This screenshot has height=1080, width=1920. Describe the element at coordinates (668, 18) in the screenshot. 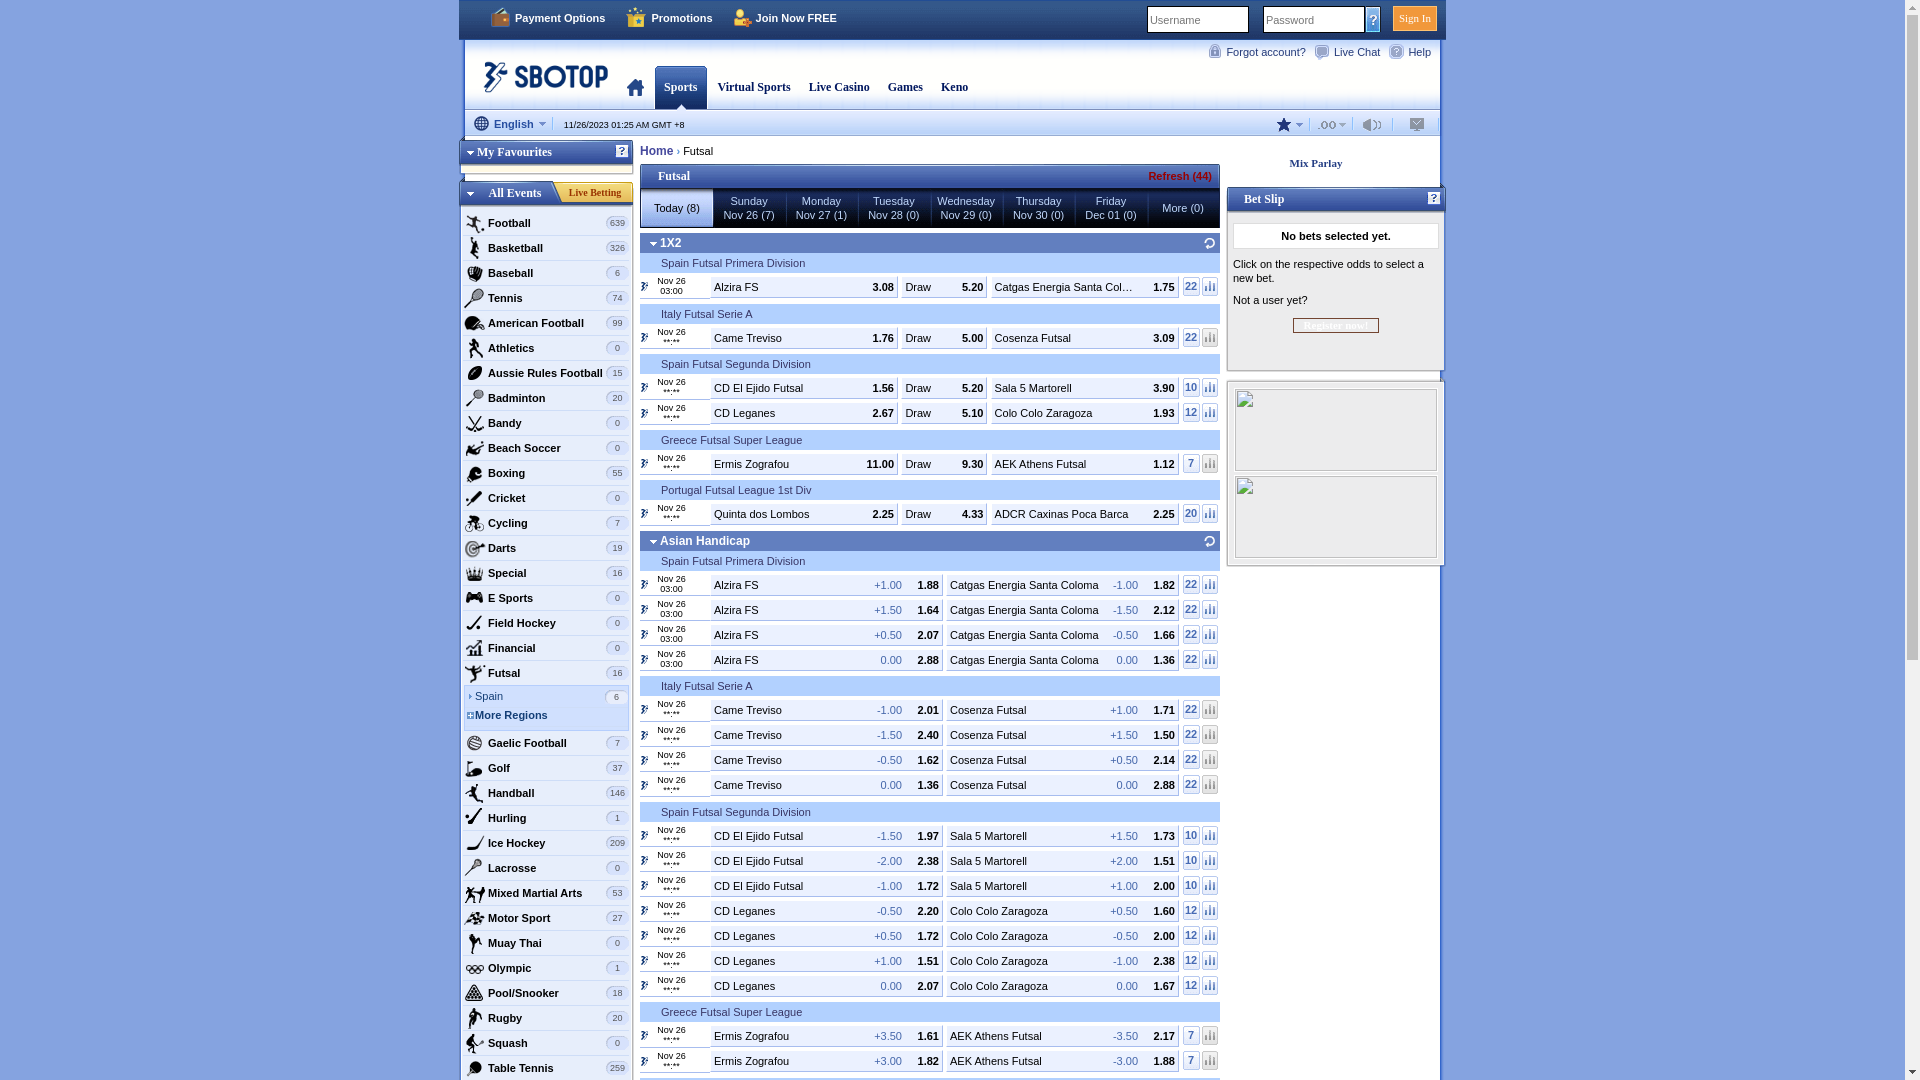

I see `'Promotions'` at that location.